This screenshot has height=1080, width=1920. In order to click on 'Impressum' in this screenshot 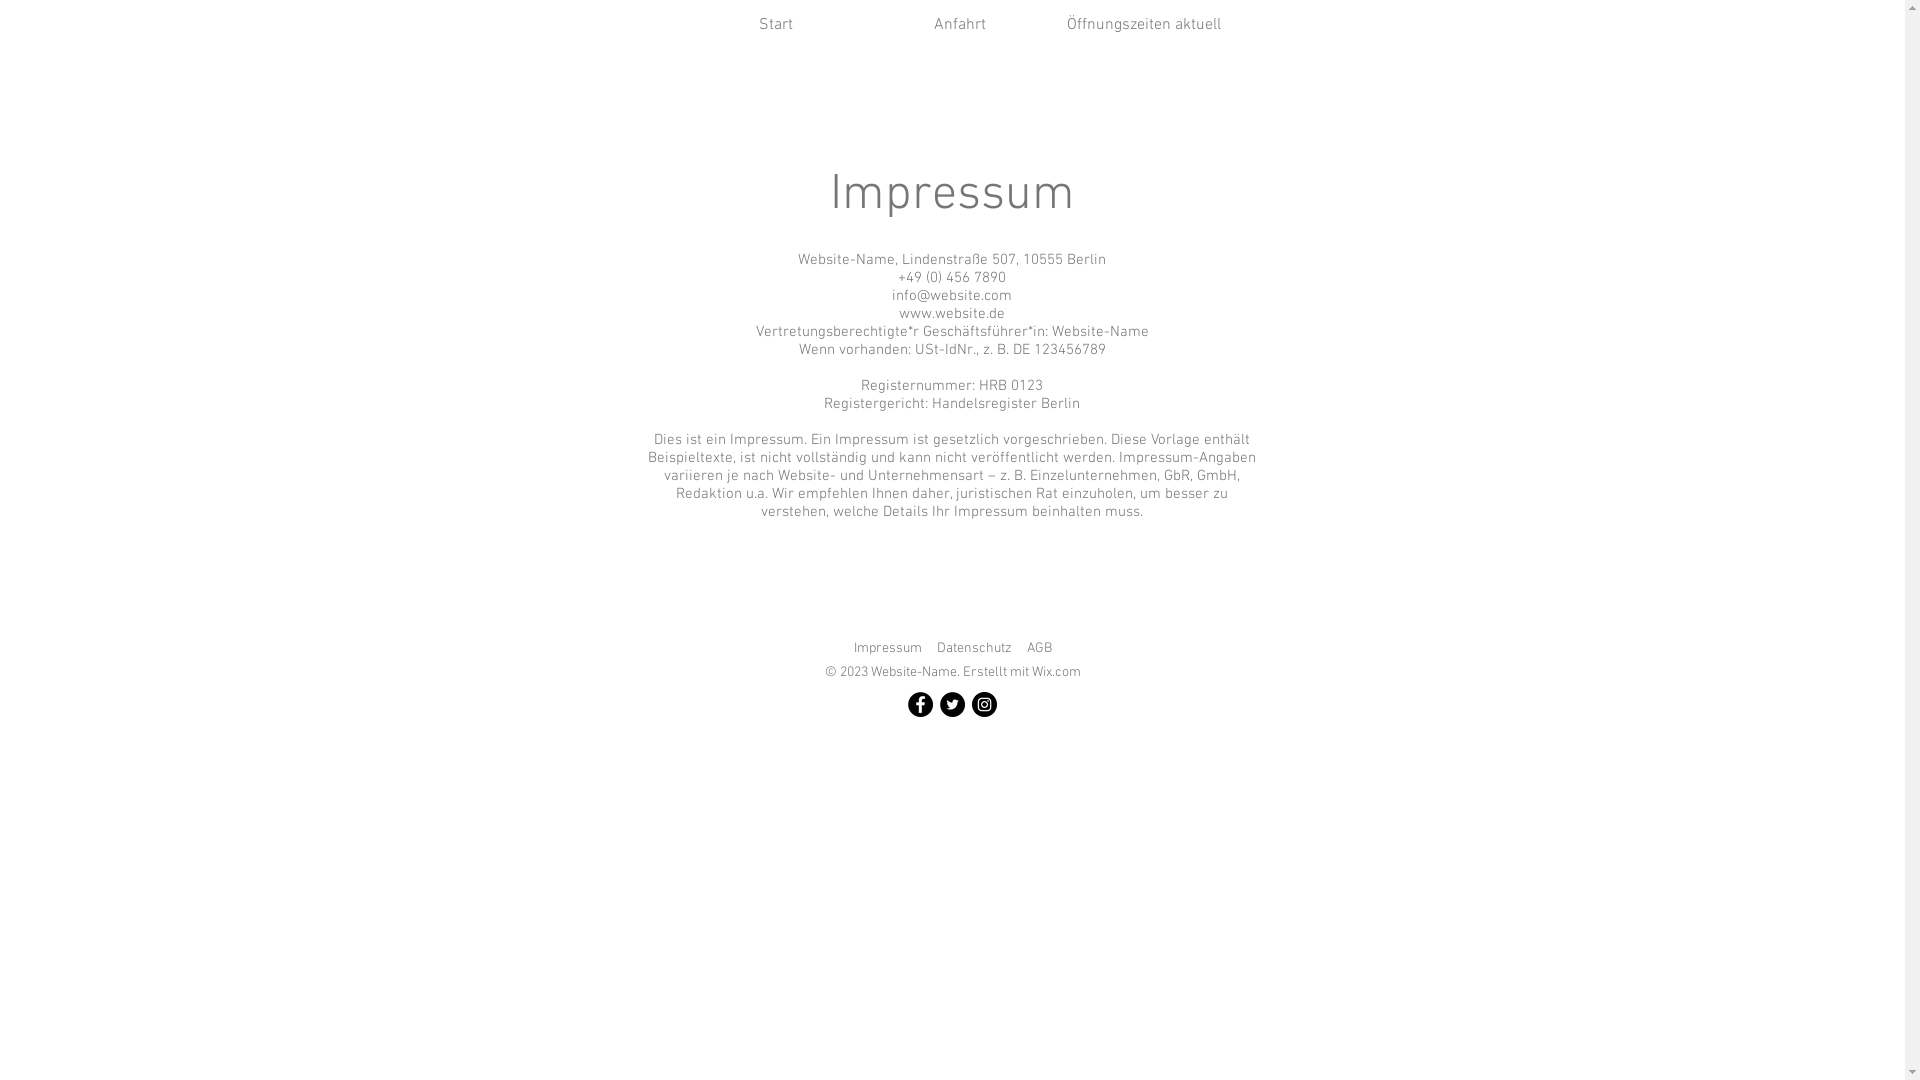, I will do `click(887, 648)`.